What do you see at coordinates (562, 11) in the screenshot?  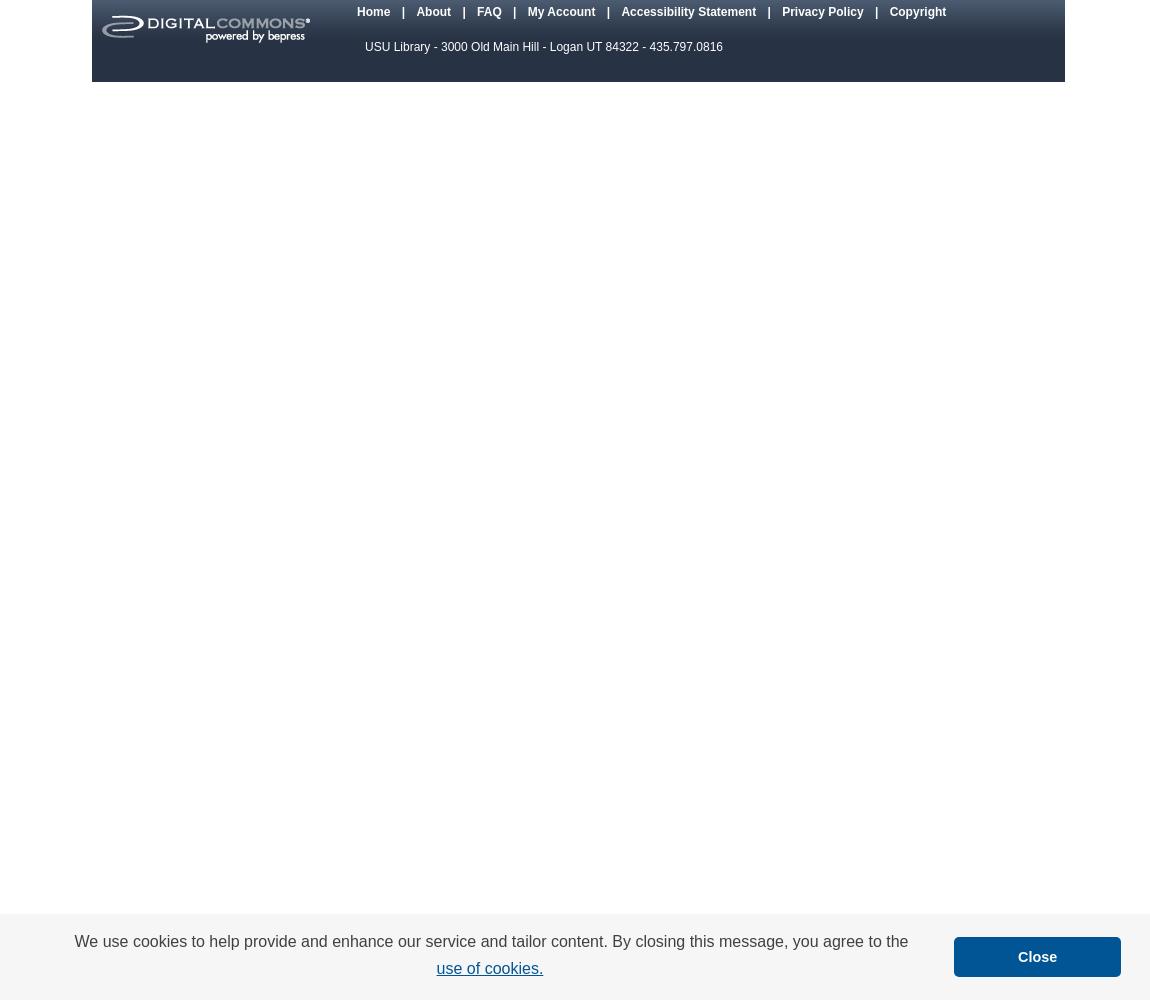 I see `'My Account'` at bounding box center [562, 11].